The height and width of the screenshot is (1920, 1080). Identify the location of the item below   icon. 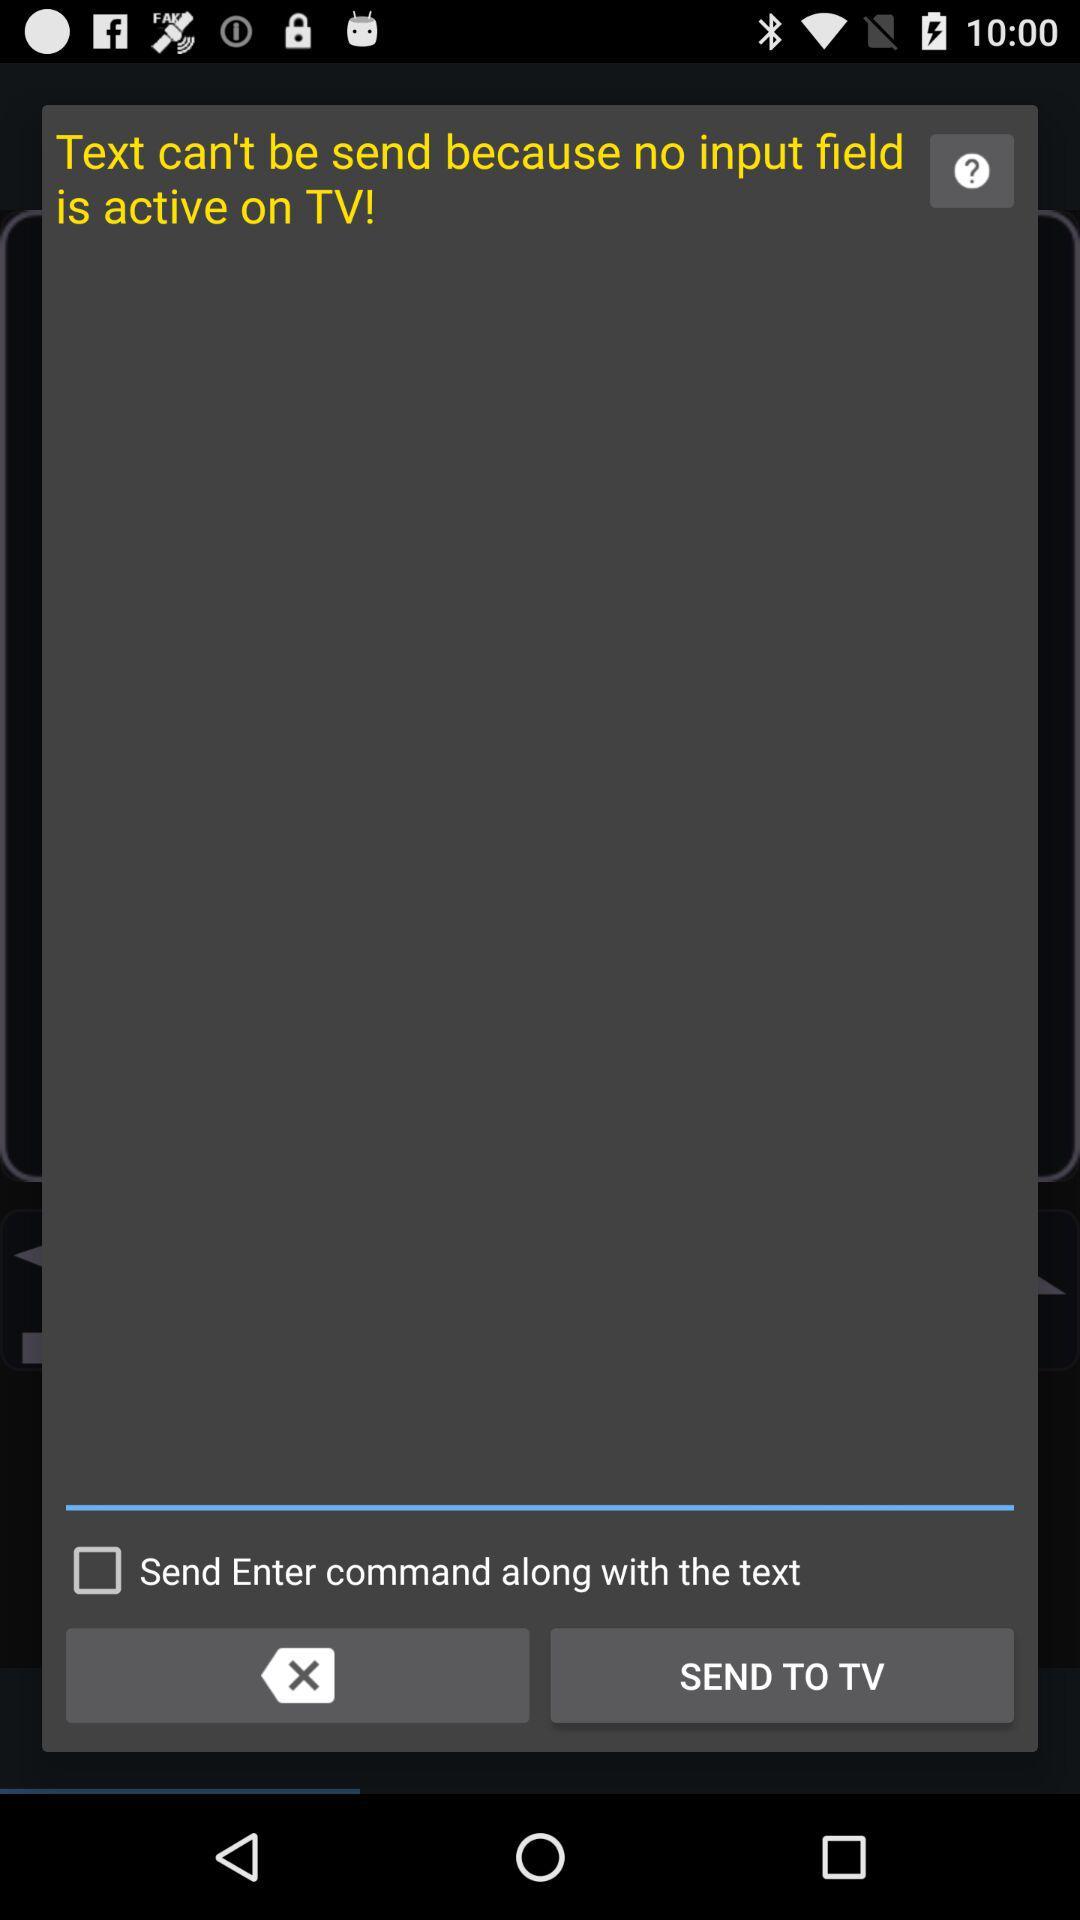
(427, 1569).